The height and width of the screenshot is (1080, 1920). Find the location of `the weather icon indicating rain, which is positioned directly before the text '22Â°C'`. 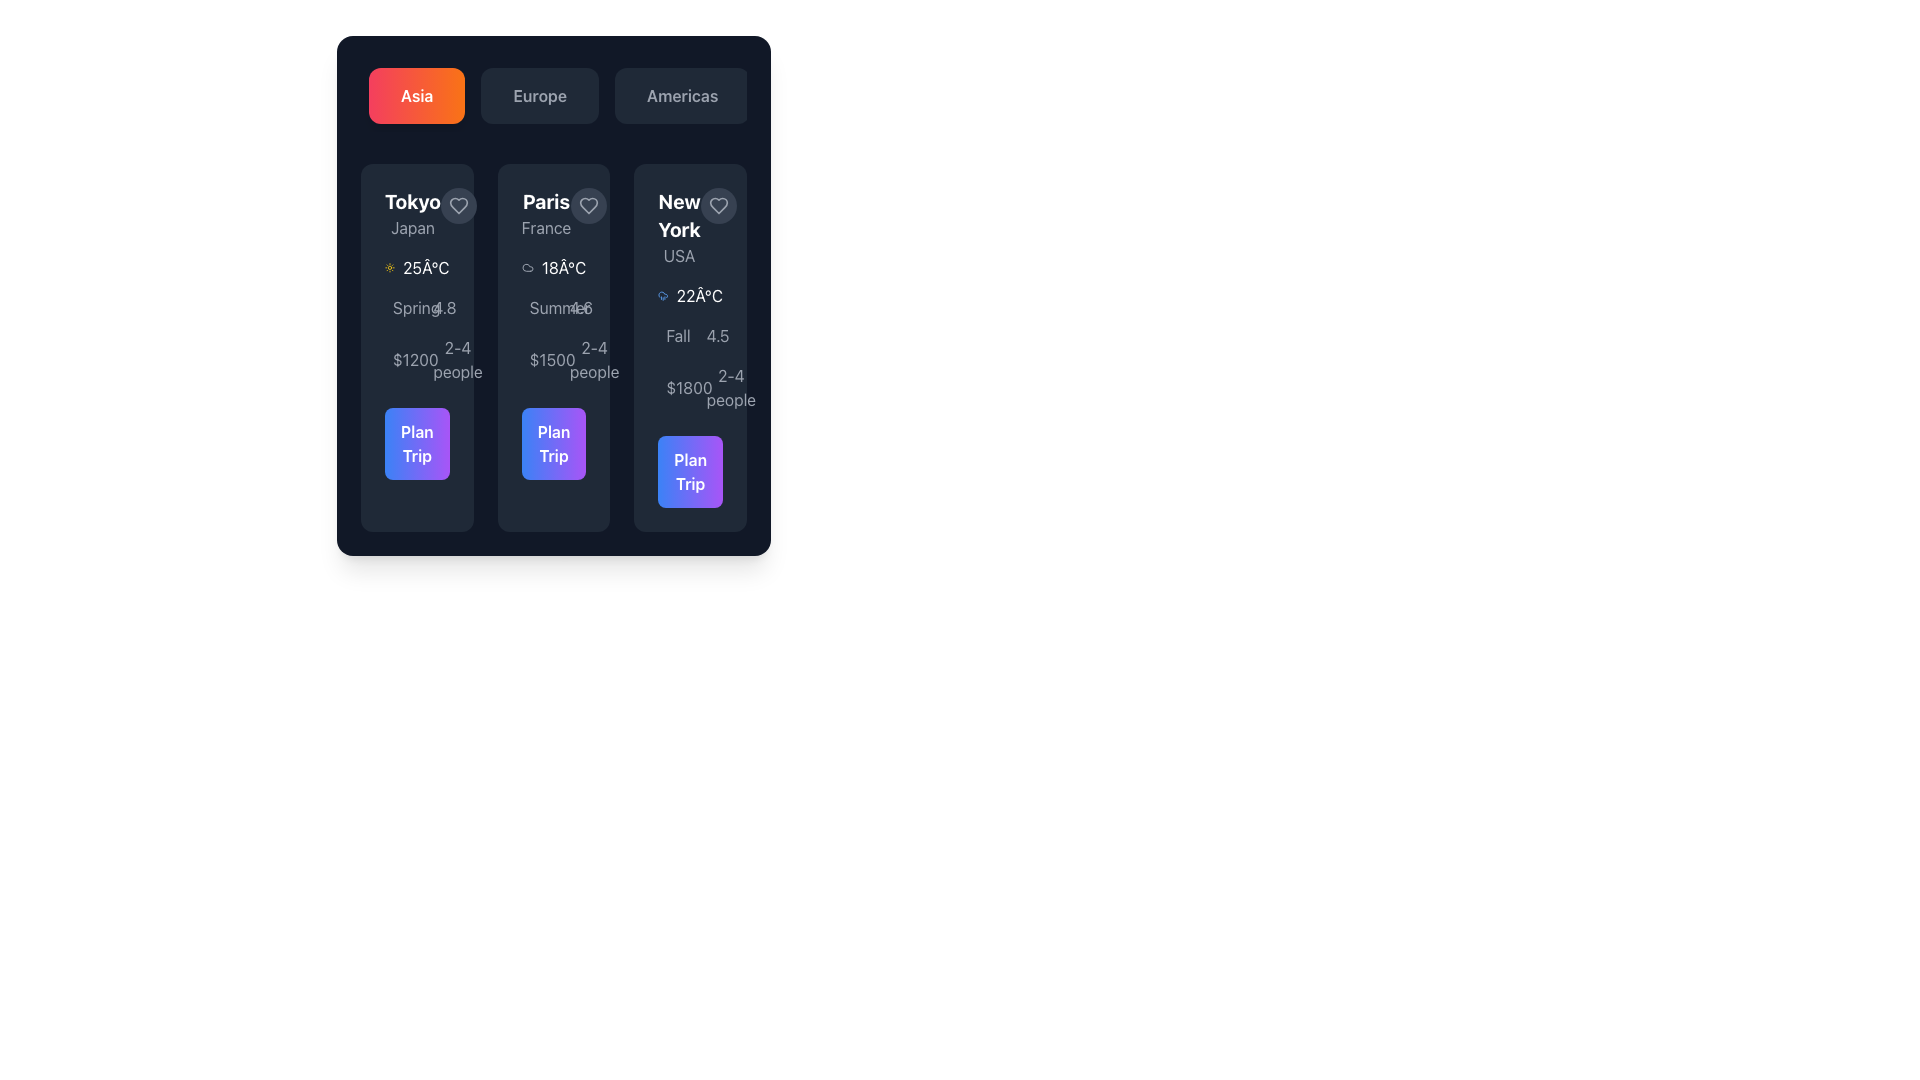

the weather icon indicating rain, which is positioned directly before the text '22Â°C' is located at coordinates (663, 296).